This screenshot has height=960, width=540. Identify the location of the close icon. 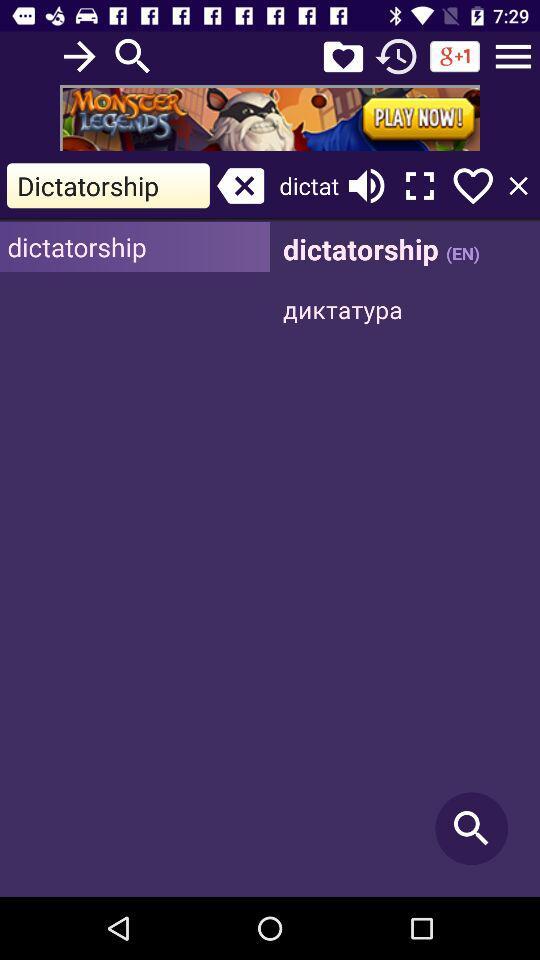
(518, 186).